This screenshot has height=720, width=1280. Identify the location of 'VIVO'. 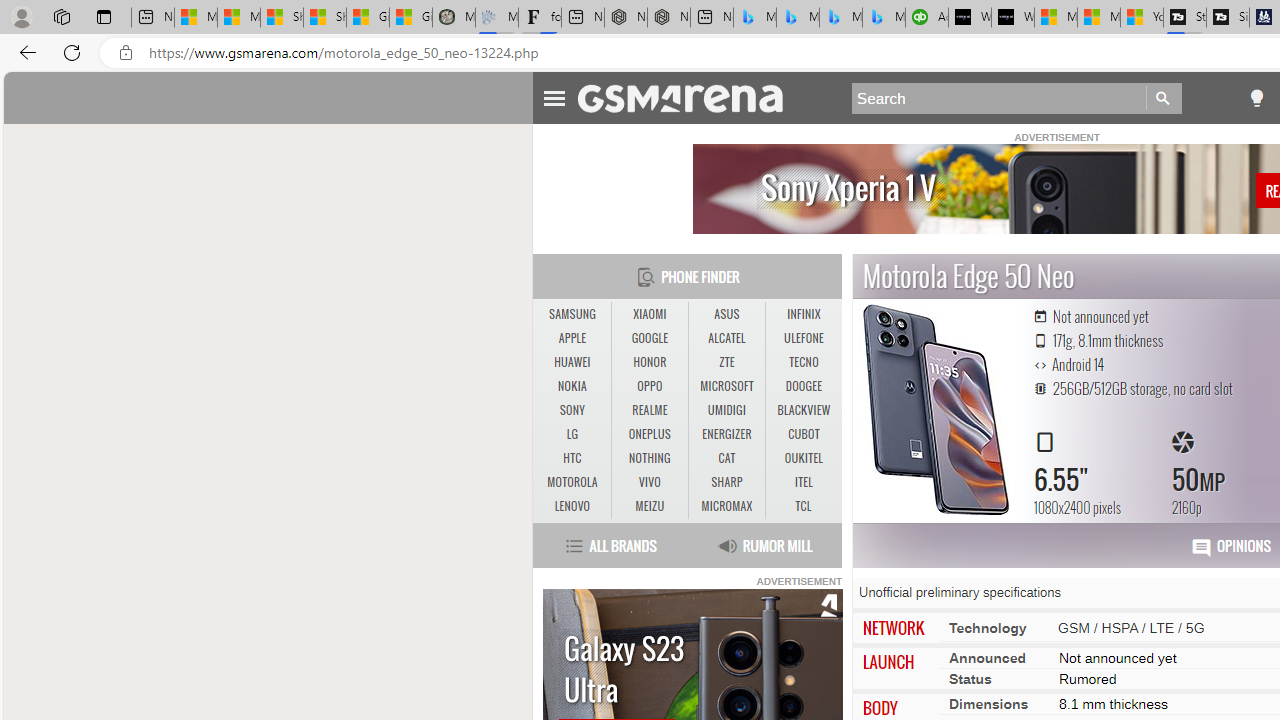
(649, 482).